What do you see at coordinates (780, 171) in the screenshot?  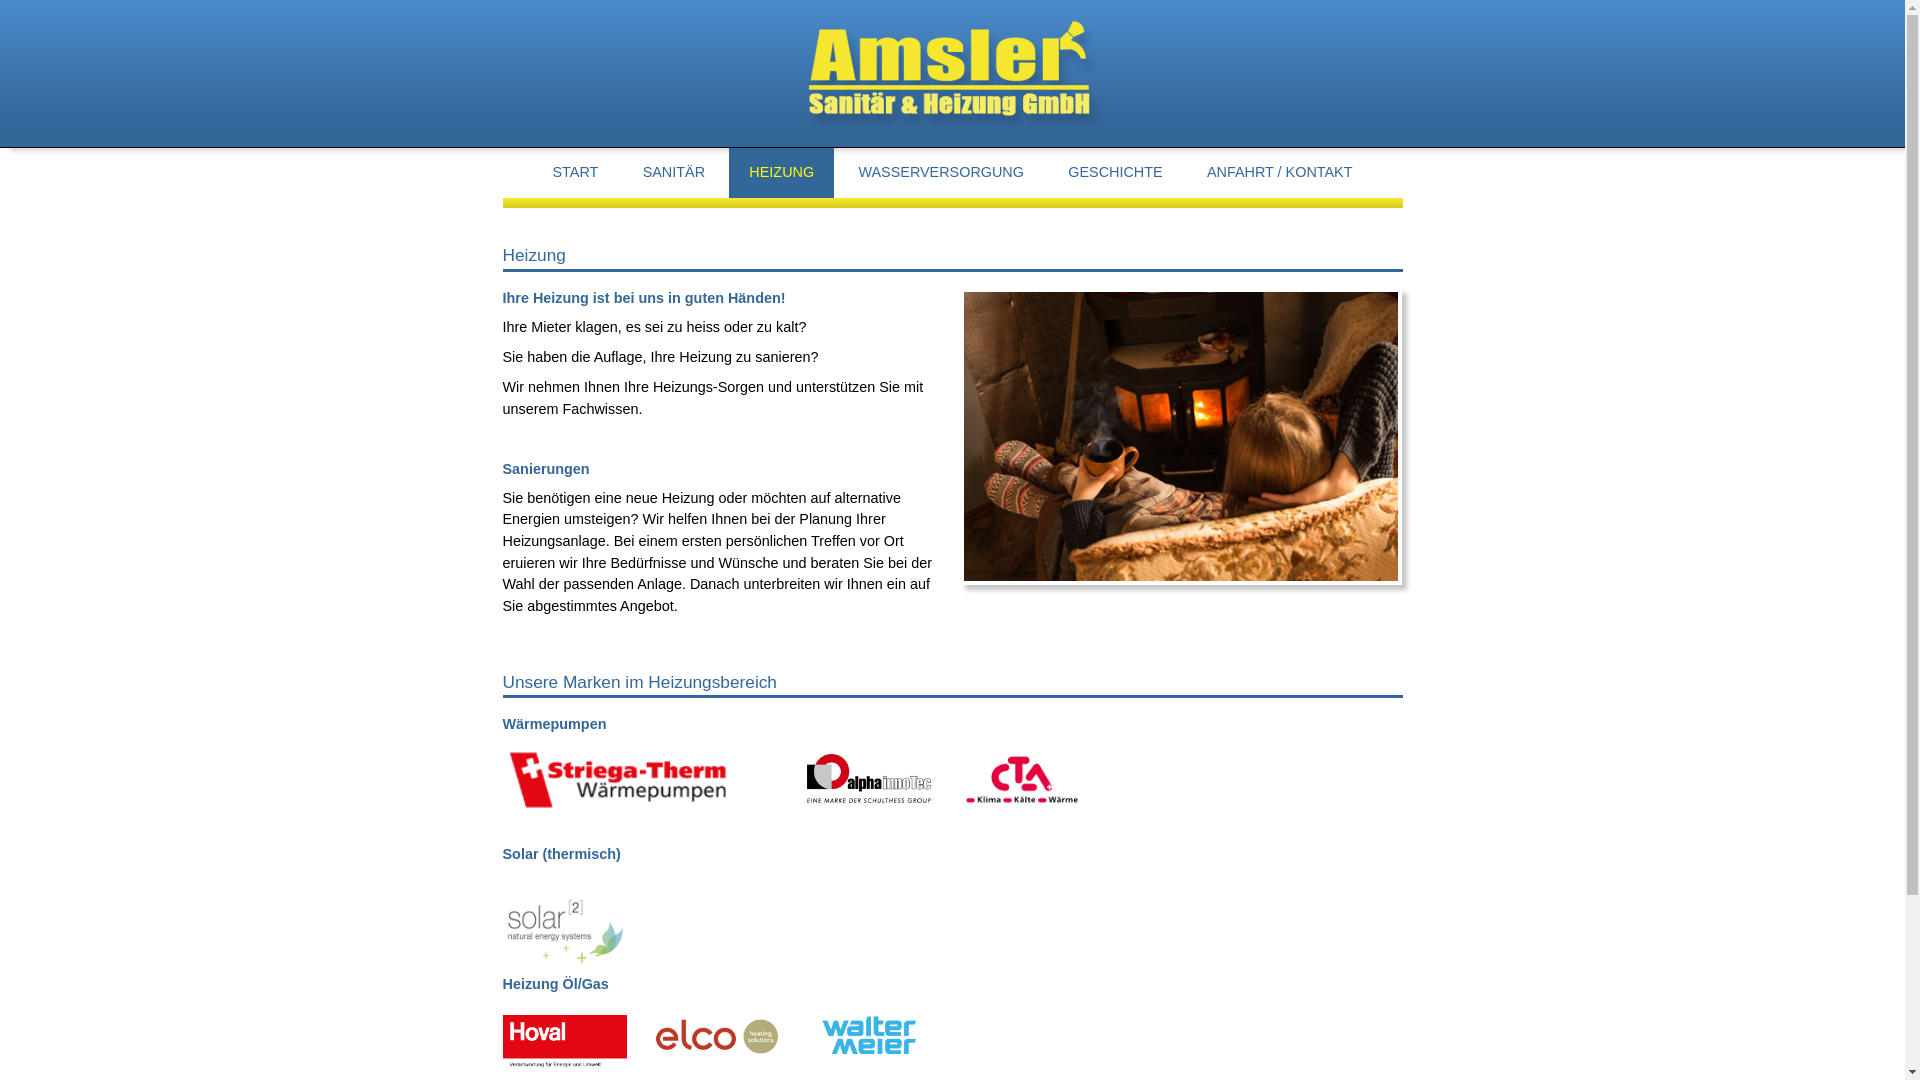 I see `'HEIZUNG'` at bounding box center [780, 171].